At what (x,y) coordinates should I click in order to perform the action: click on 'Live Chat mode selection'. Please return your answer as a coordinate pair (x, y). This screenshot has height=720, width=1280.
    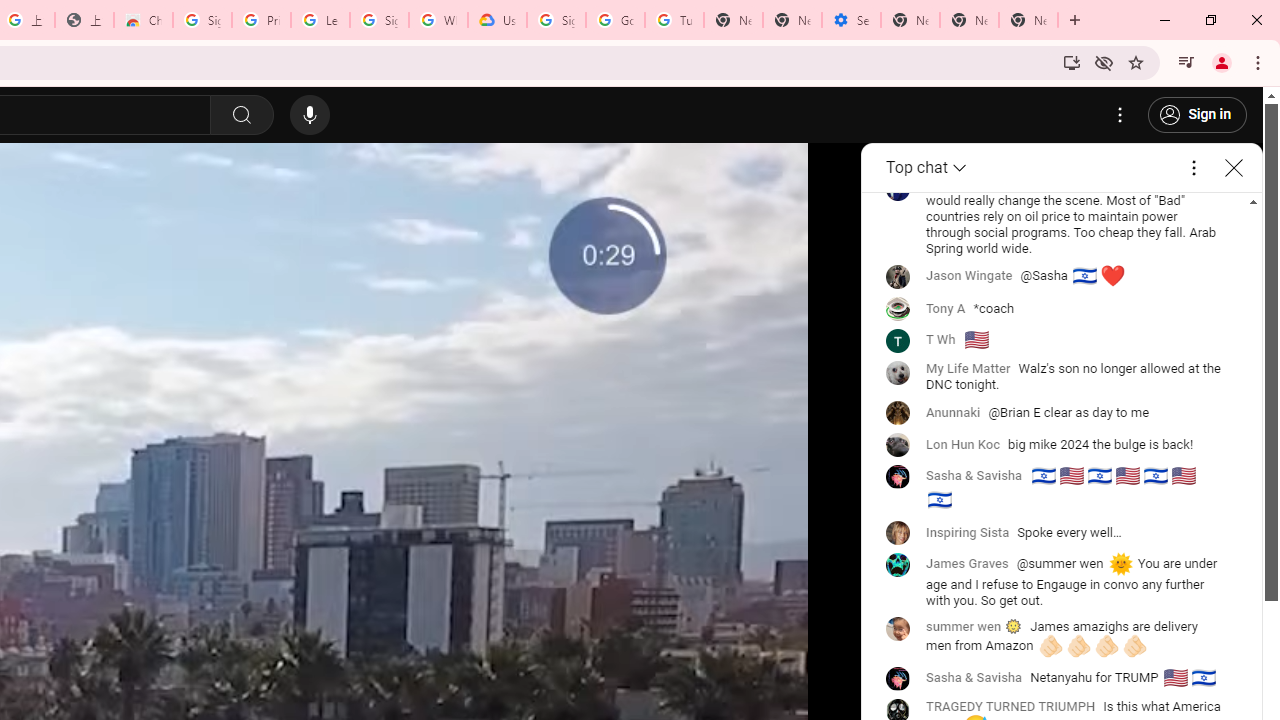
    Looking at the image, I should click on (927, 167).